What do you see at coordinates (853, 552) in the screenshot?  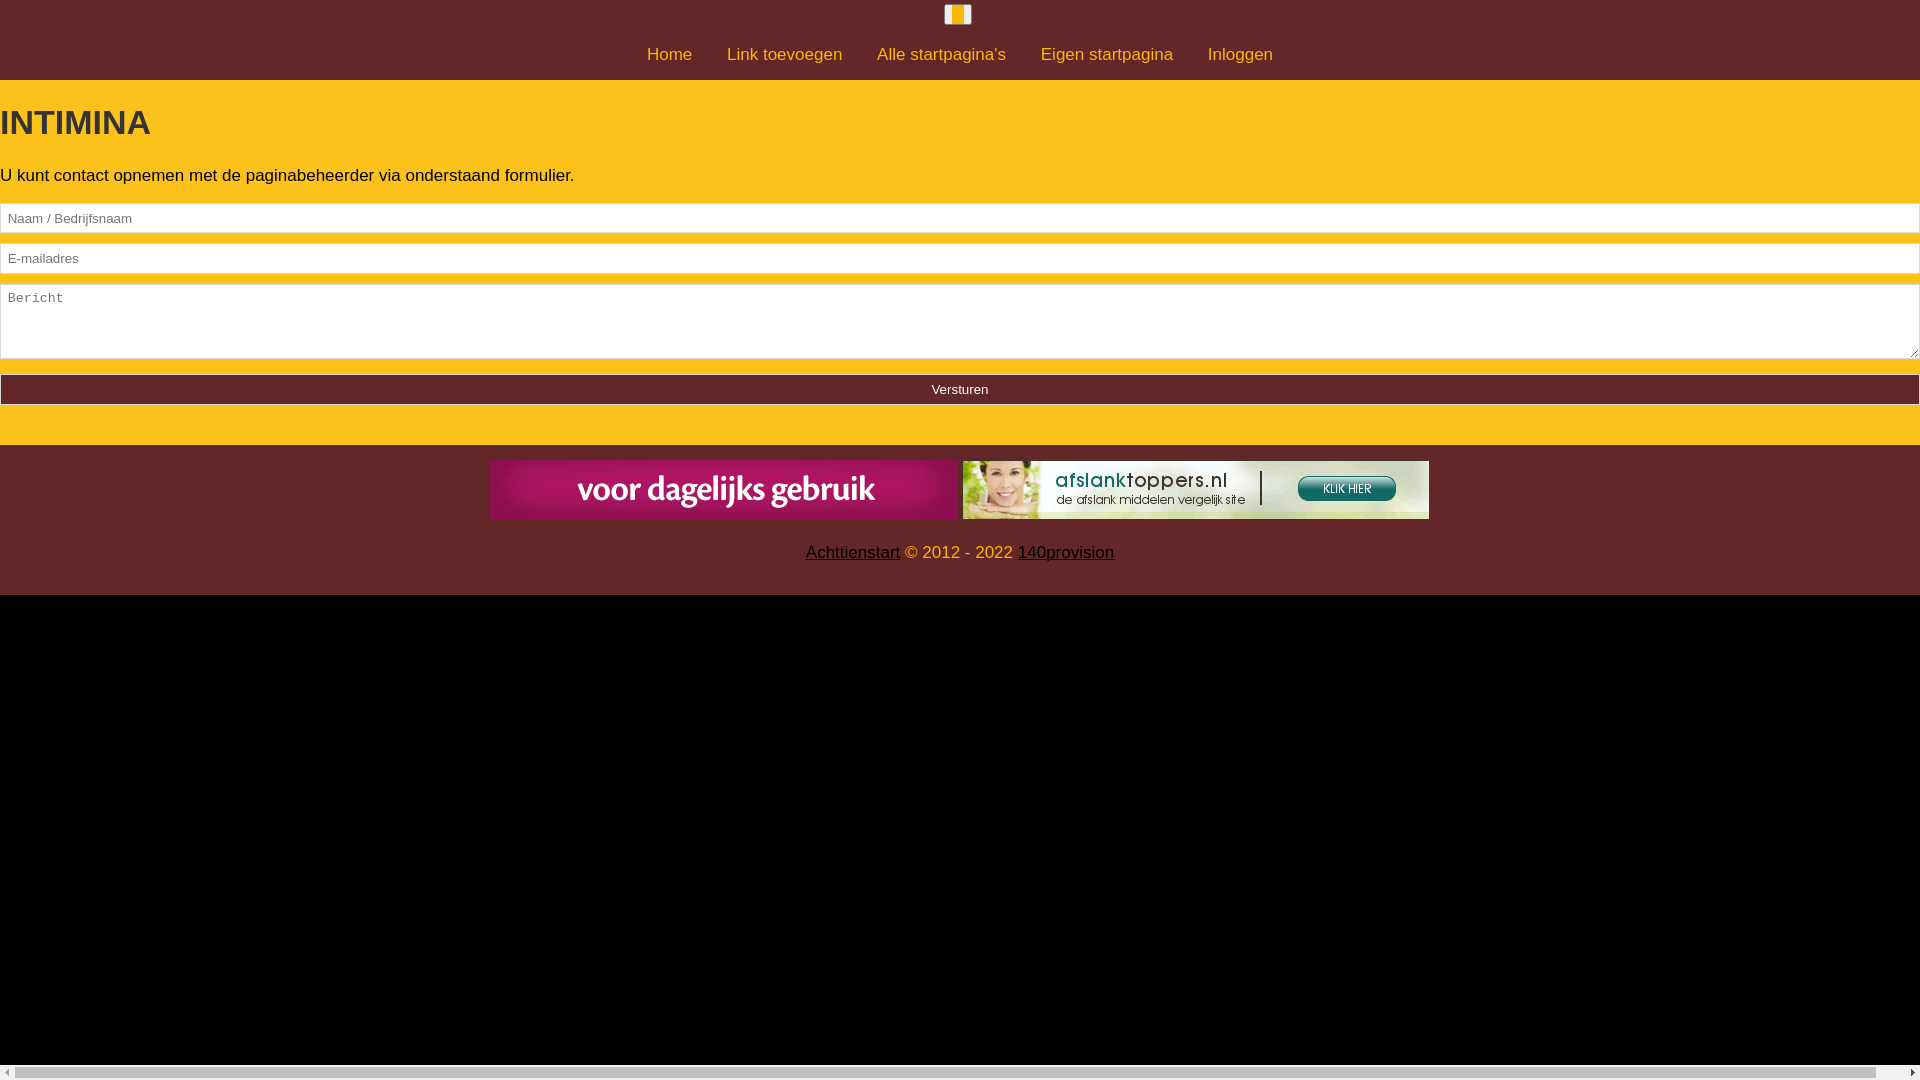 I see `'Achttienstart'` at bounding box center [853, 552].